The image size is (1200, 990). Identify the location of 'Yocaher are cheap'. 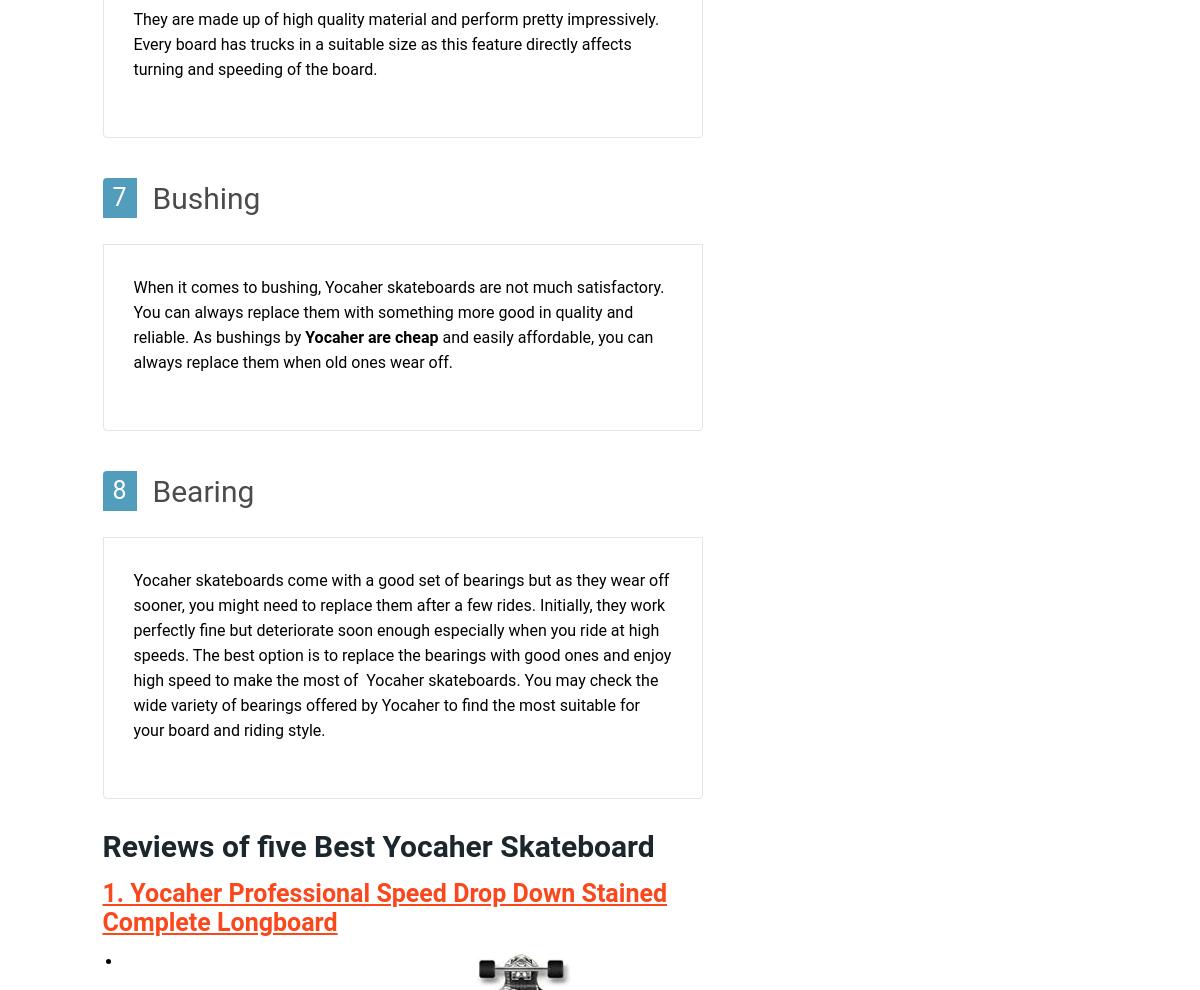
(305, 336).